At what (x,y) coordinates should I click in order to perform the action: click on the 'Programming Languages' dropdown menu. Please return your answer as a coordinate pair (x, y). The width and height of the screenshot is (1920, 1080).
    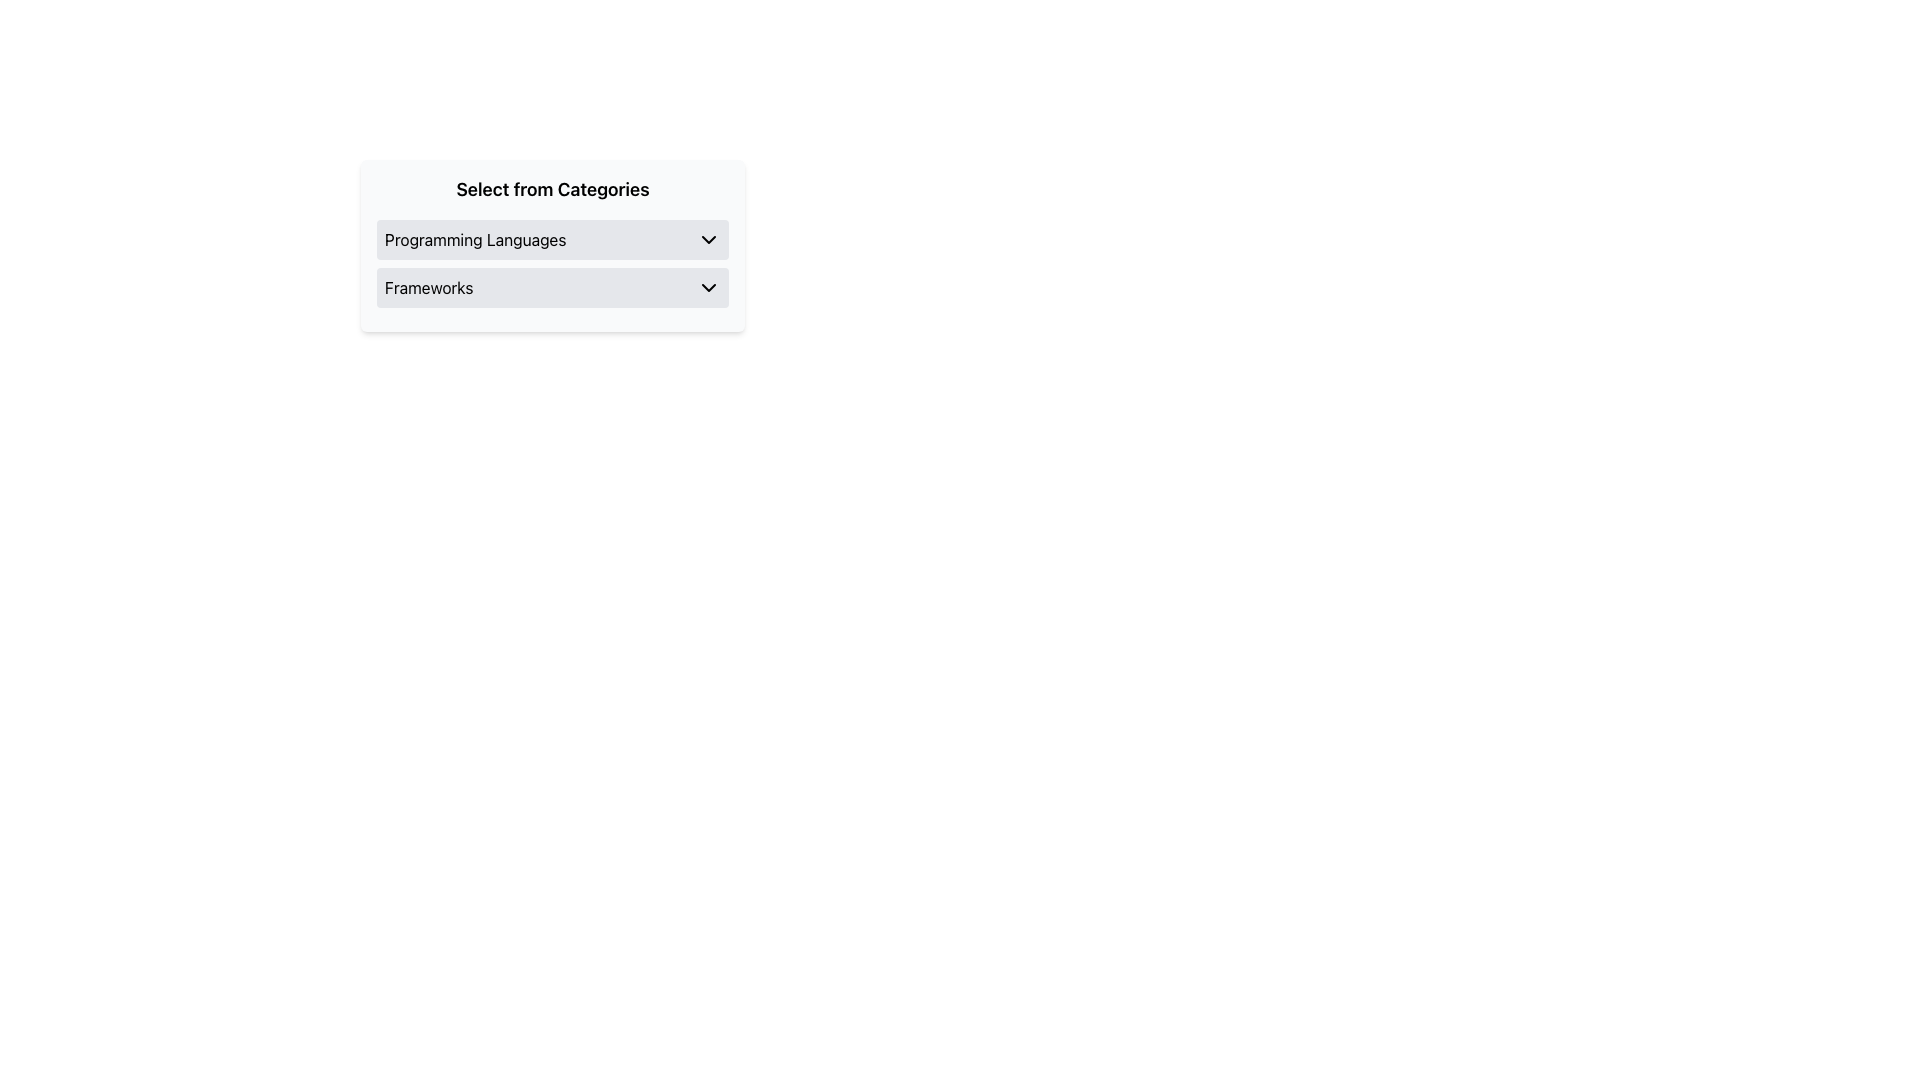
    Looking at the image, I should click on (552, 238).